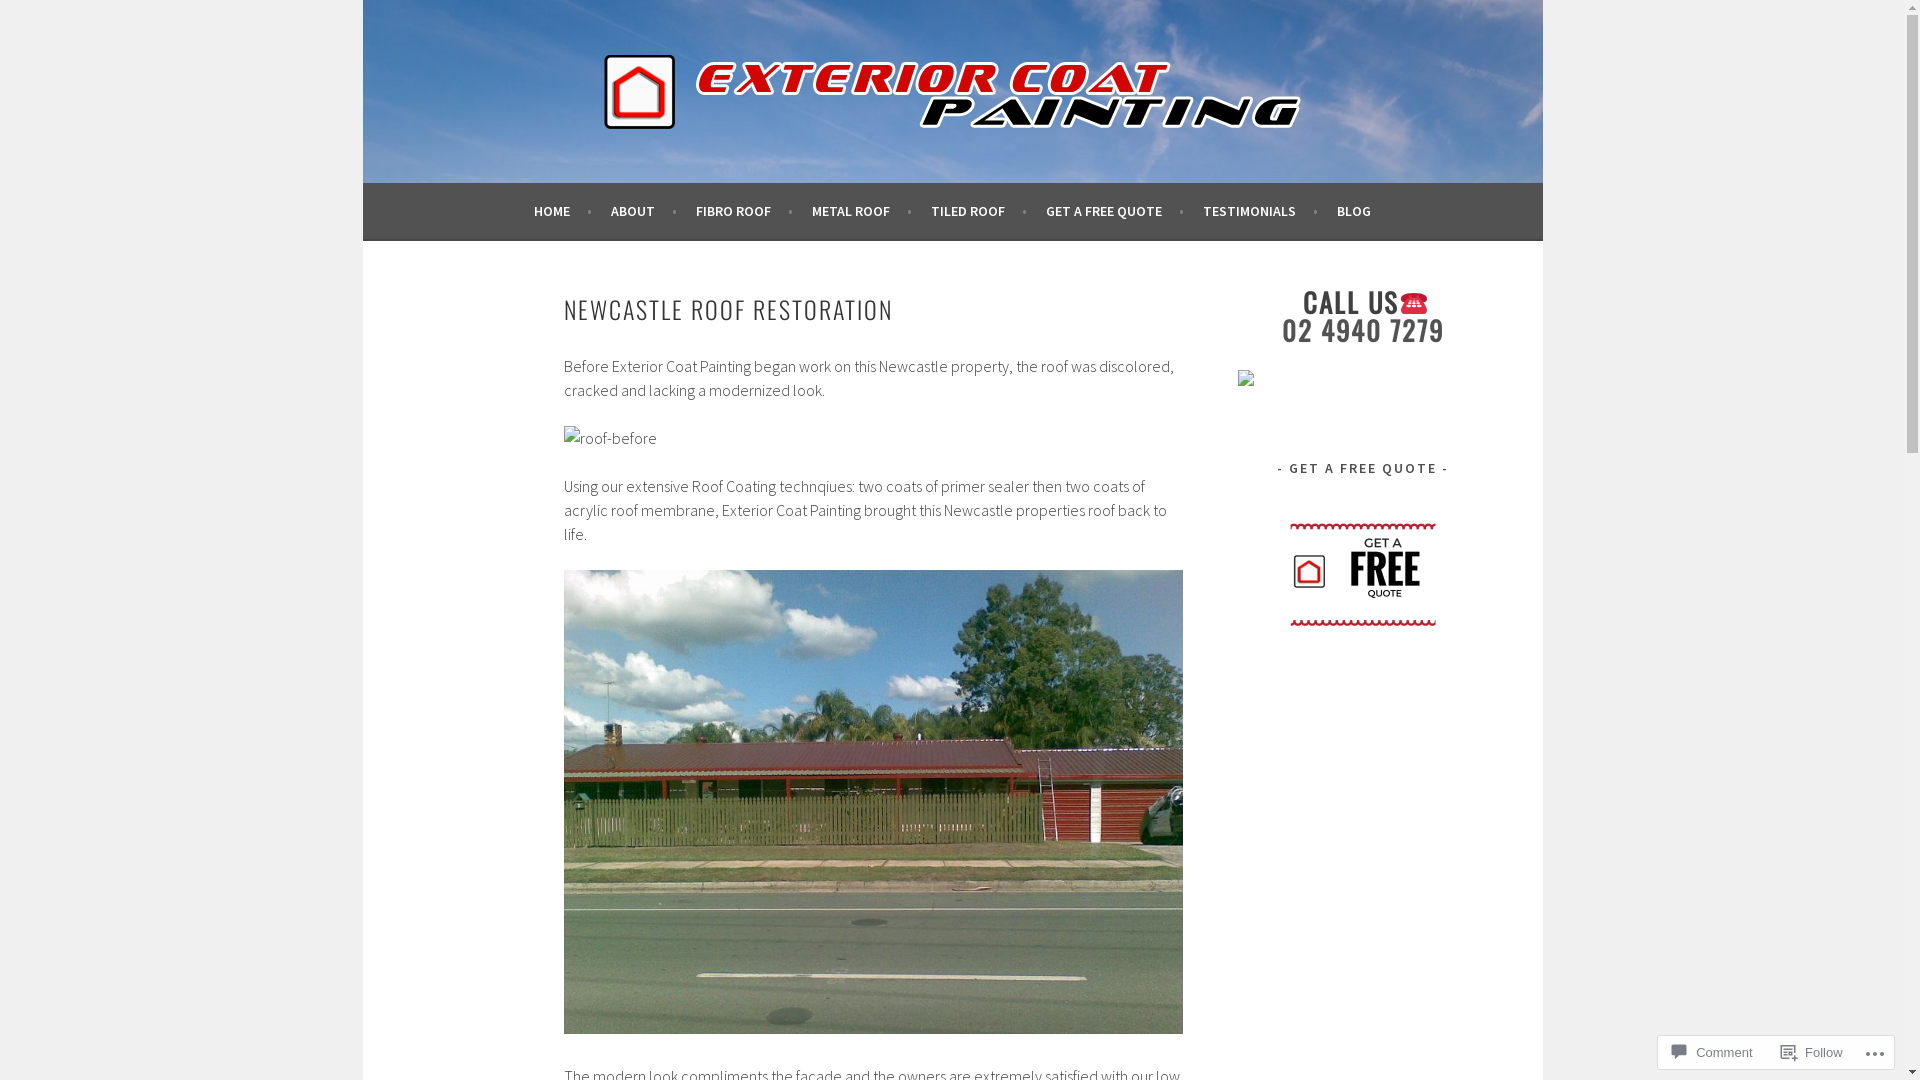 The width and height of the screenshot is (1920, 1080). What do you see at coordinates (1664, 1051) in the screenshot?
I see `'Comment'` at bounding box center [1664, 1051].